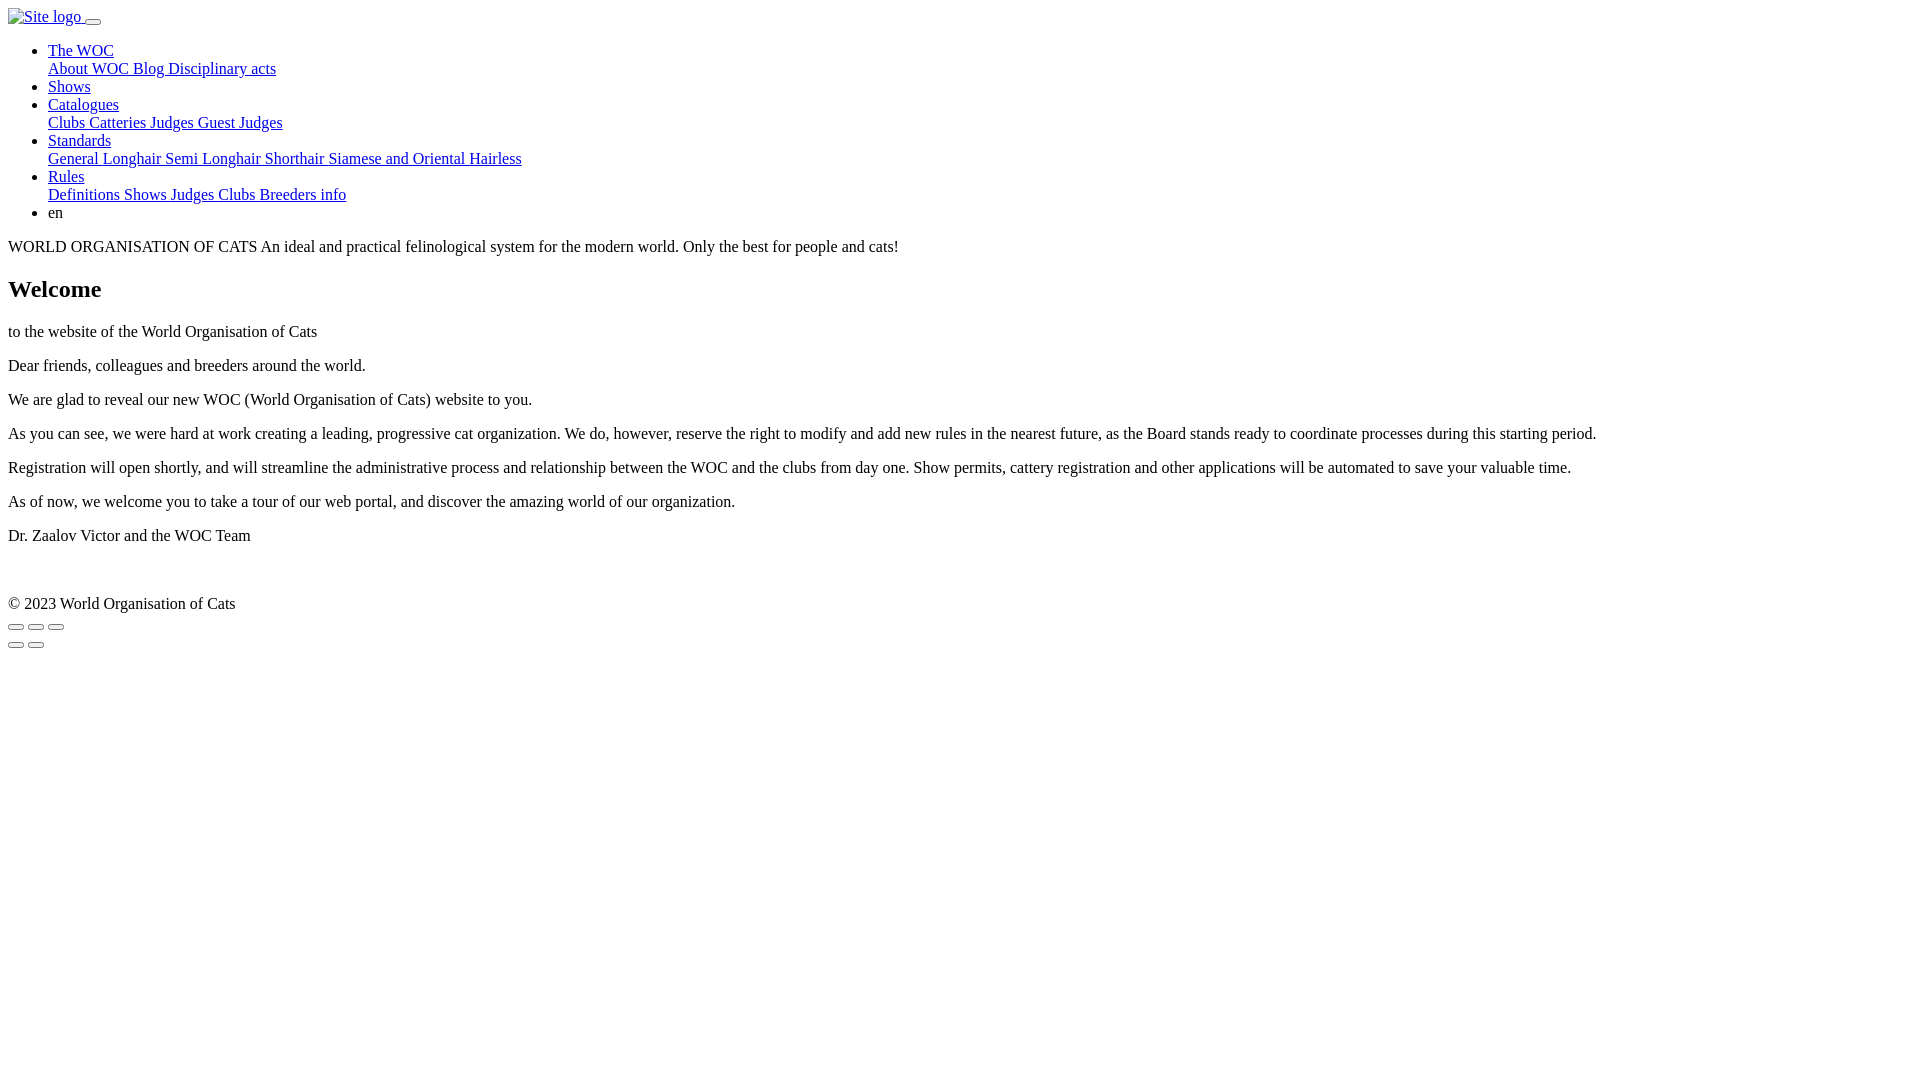 Image resolution: width=1920 pixels, height=1080 pixels. Describe the element at coordinates (240, 122) in the screenshot. I see `'Guest Judges'` at that location.